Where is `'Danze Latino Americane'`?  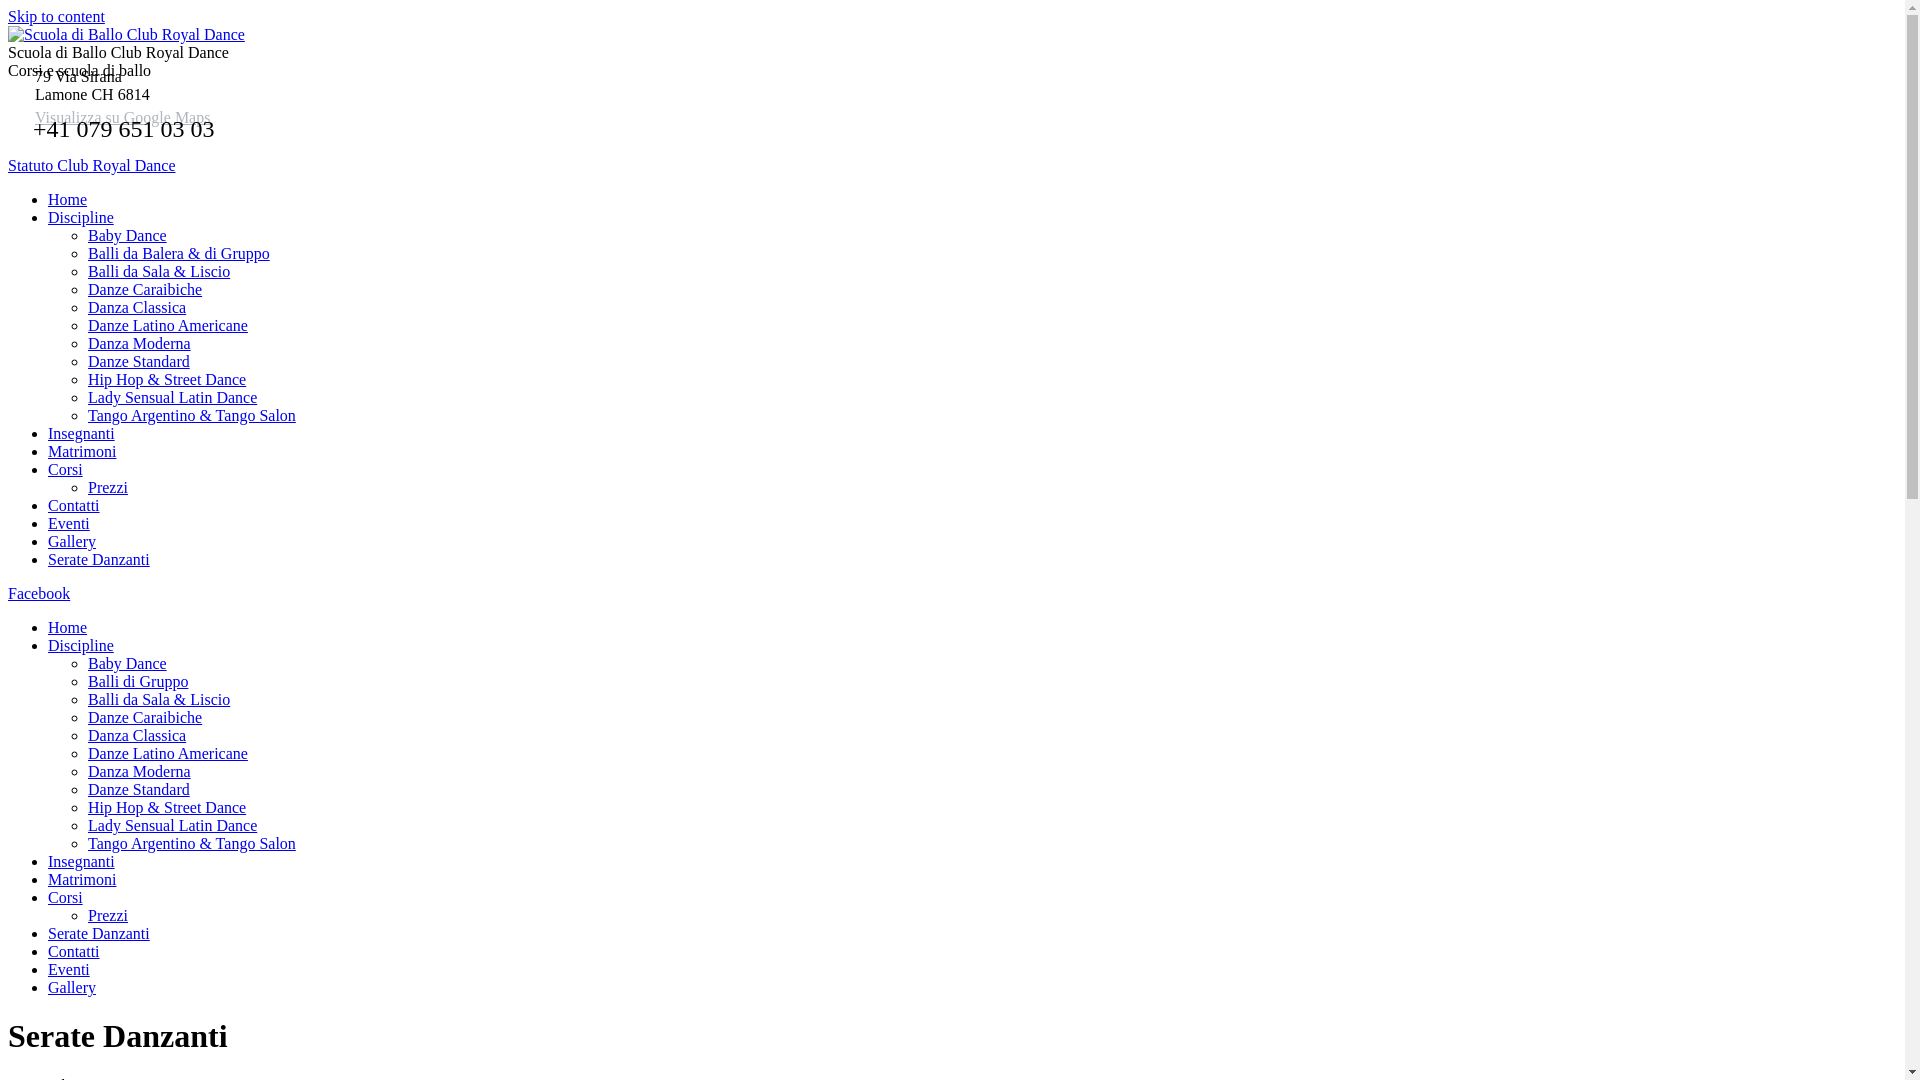 'Danze Latino Americane' is located at coordinates (168, 753).